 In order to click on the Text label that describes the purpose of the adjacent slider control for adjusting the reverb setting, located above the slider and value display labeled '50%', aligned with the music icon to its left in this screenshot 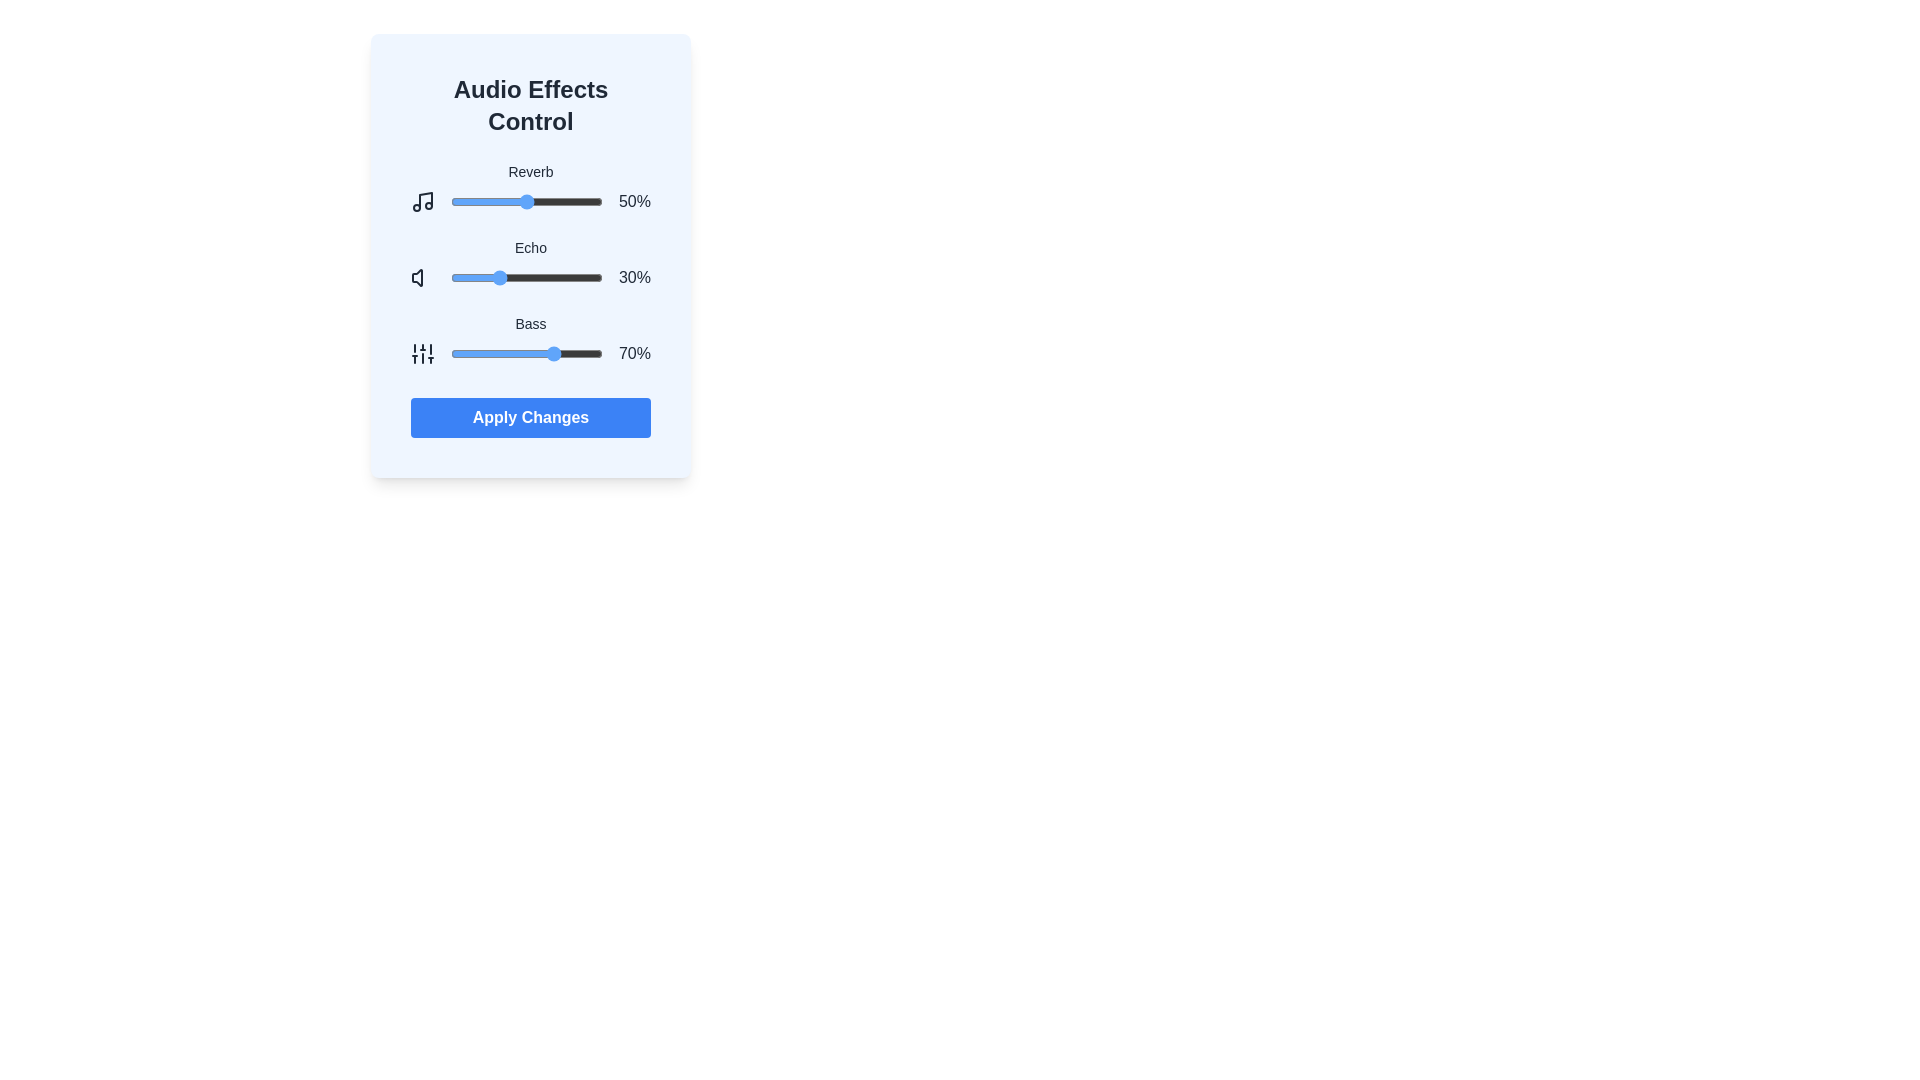, I will do `click(531, 171)`.